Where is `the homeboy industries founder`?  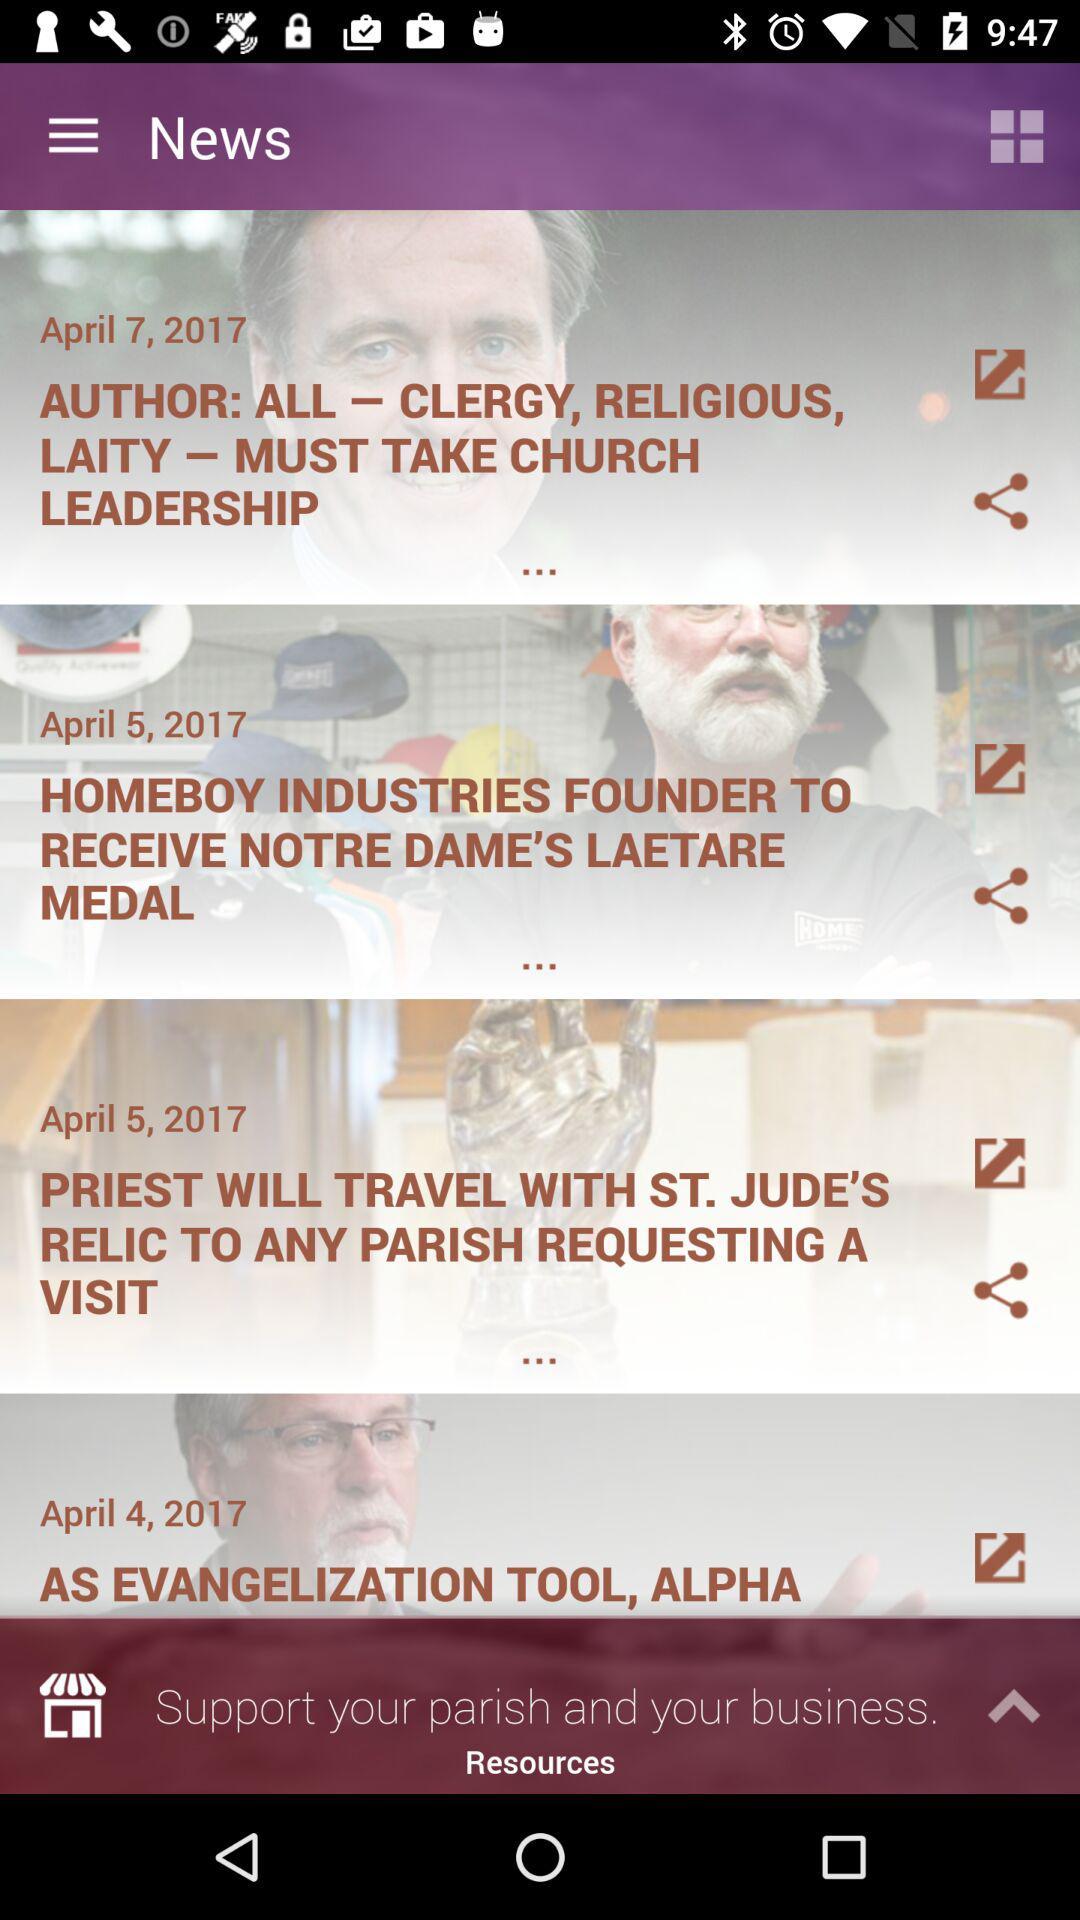
the homeboy industries founder is located at coordinates (477, 841).